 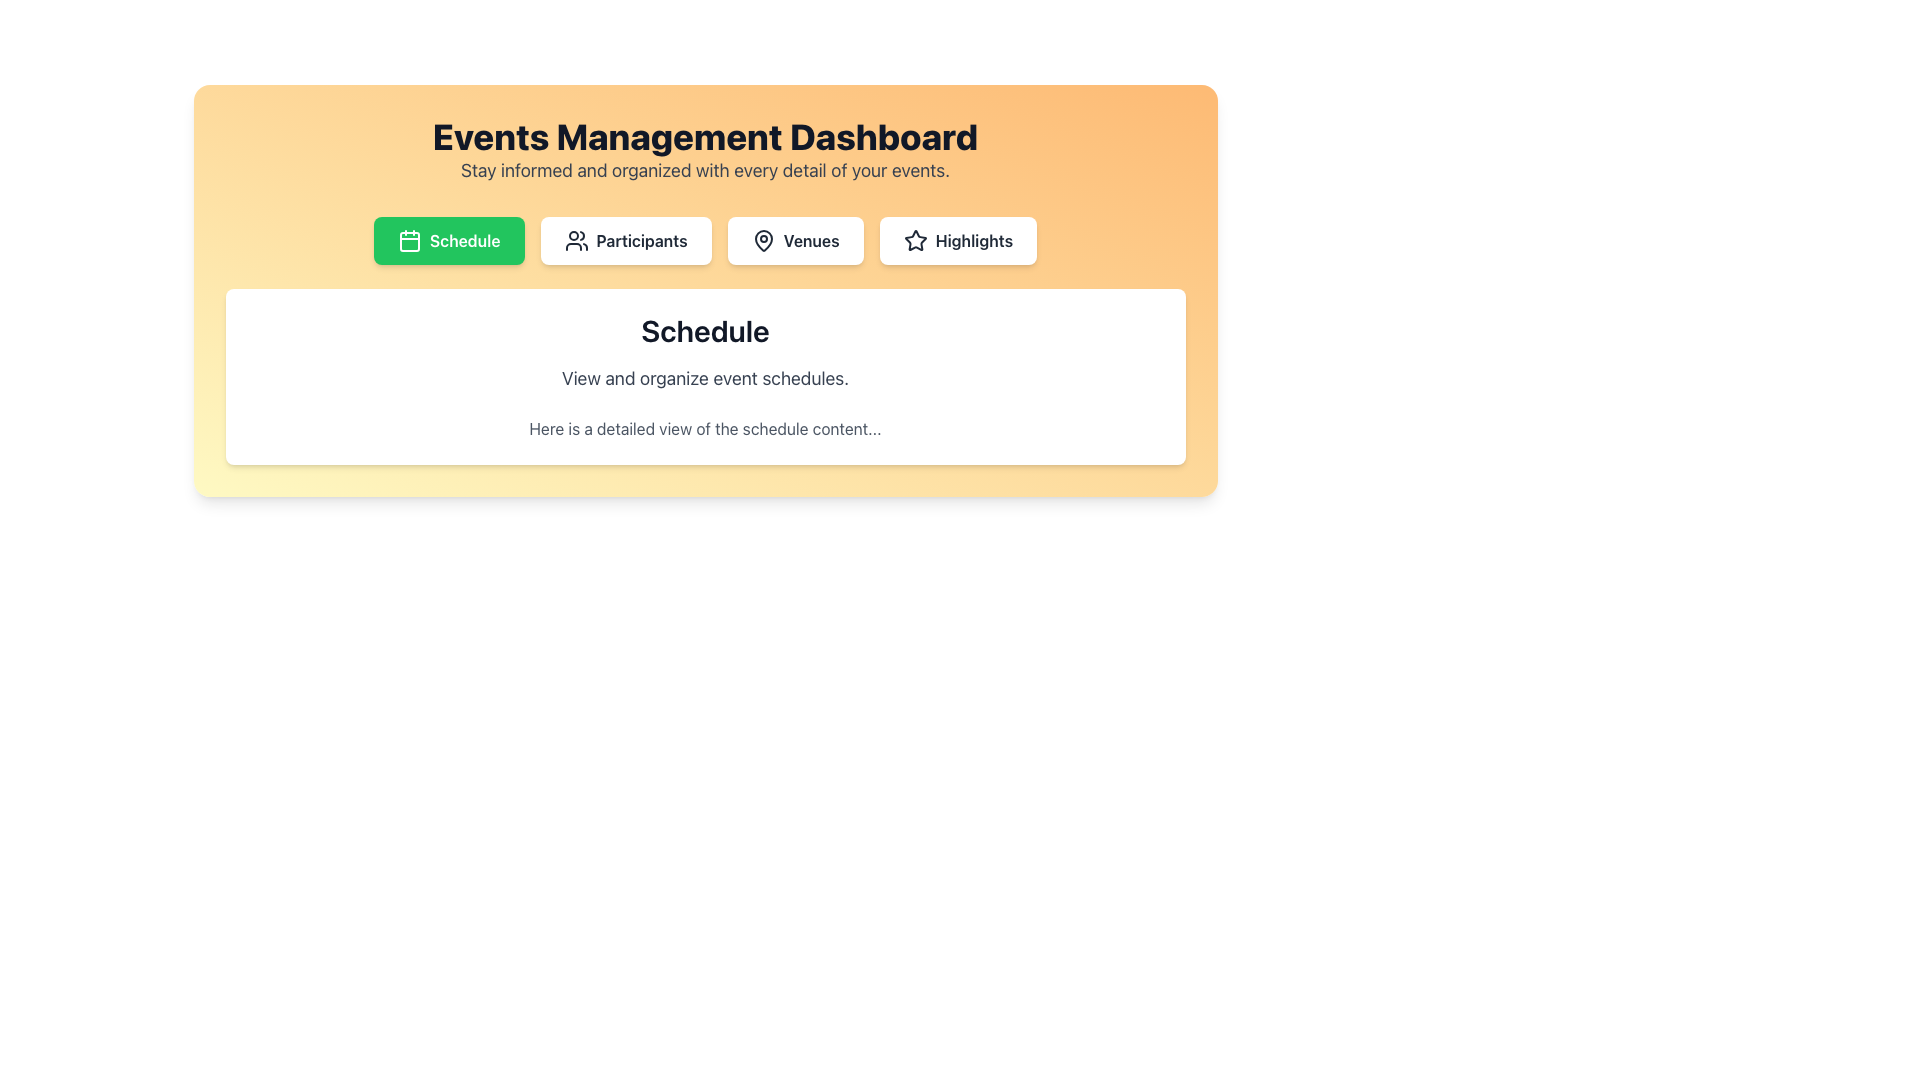 What do you see at coordinates (914, 239) in the screenshot?
I see `the star icon, which is a hollow, outlined dark gray icon located within the Highlights button on the Events Management Dashboard, positioned to the left of the text 'Highlights'` at bounding box center [914, 239].